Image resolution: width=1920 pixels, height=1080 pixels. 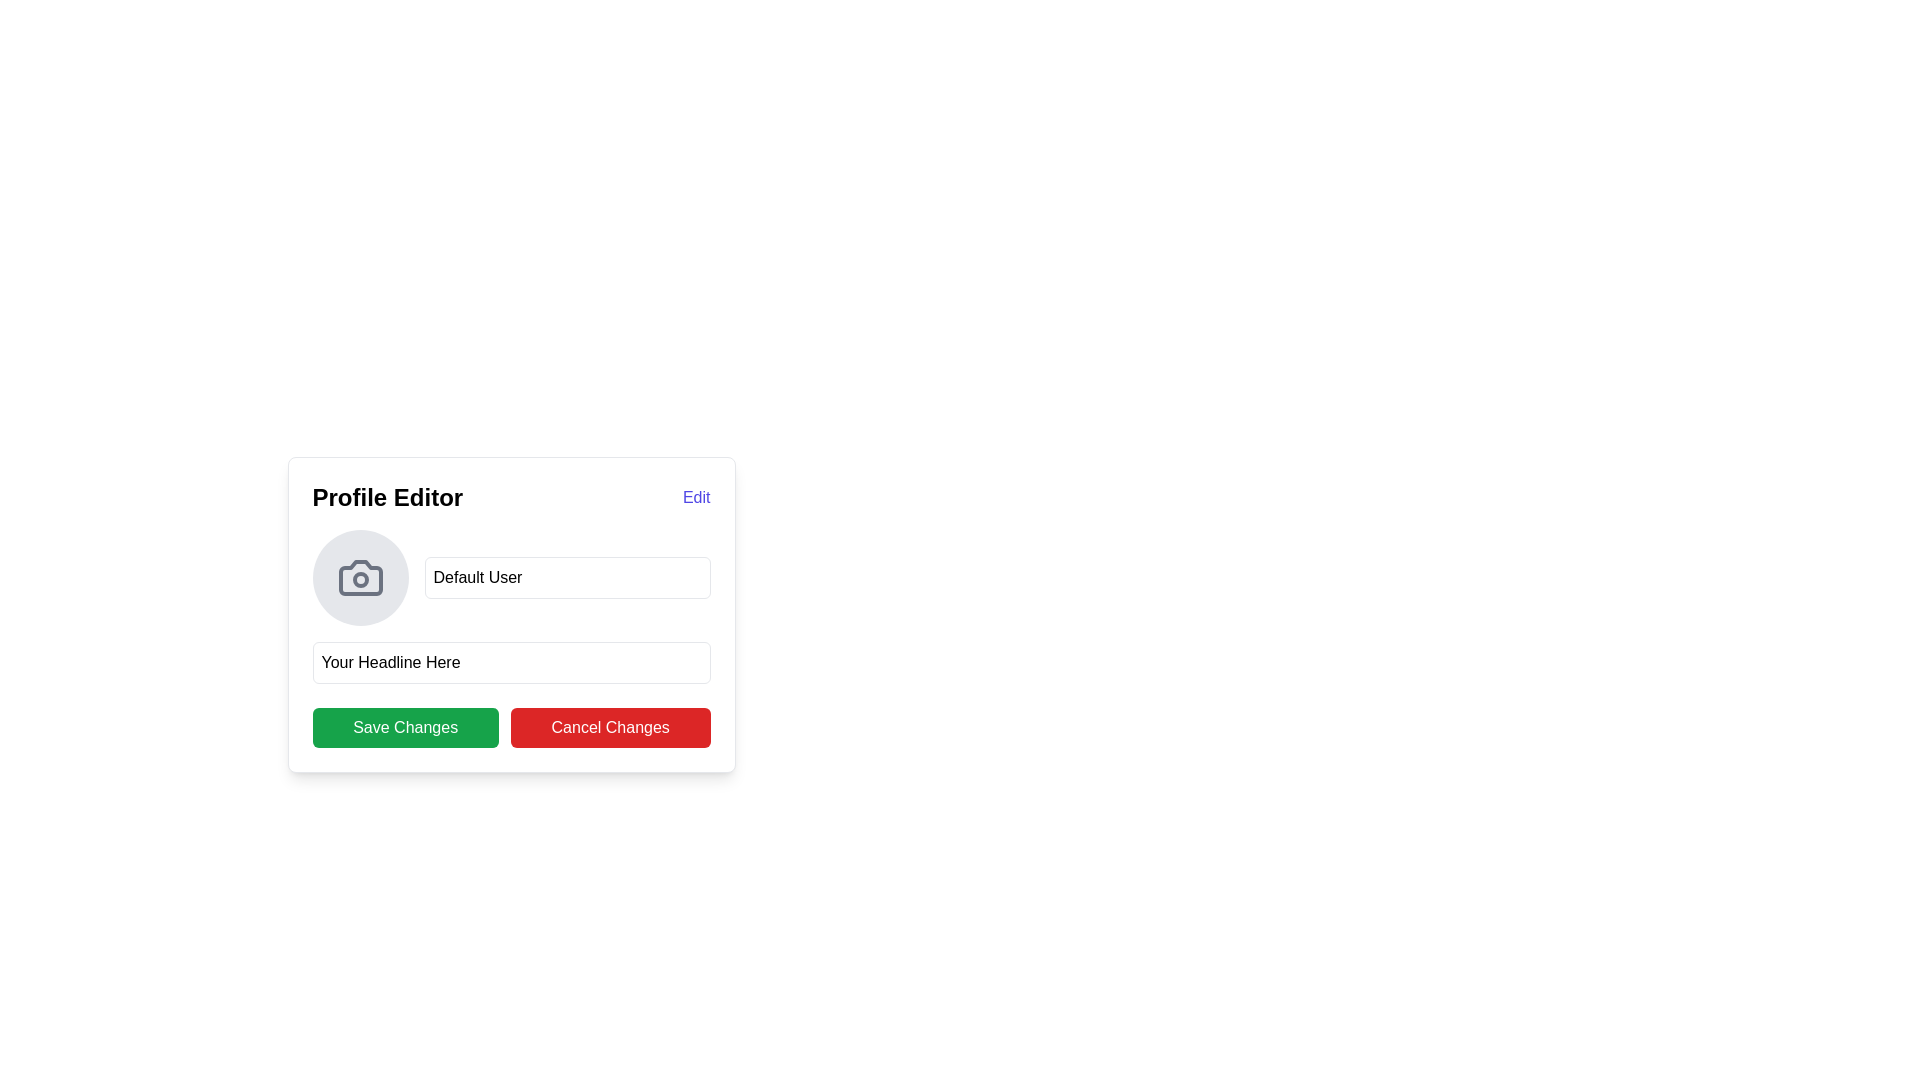 I want to click on the decorative SVG circle that visually represents the camera lens in the Profile Editor UI, located to the left of the text 'Default User', so click(x=360, y=579).